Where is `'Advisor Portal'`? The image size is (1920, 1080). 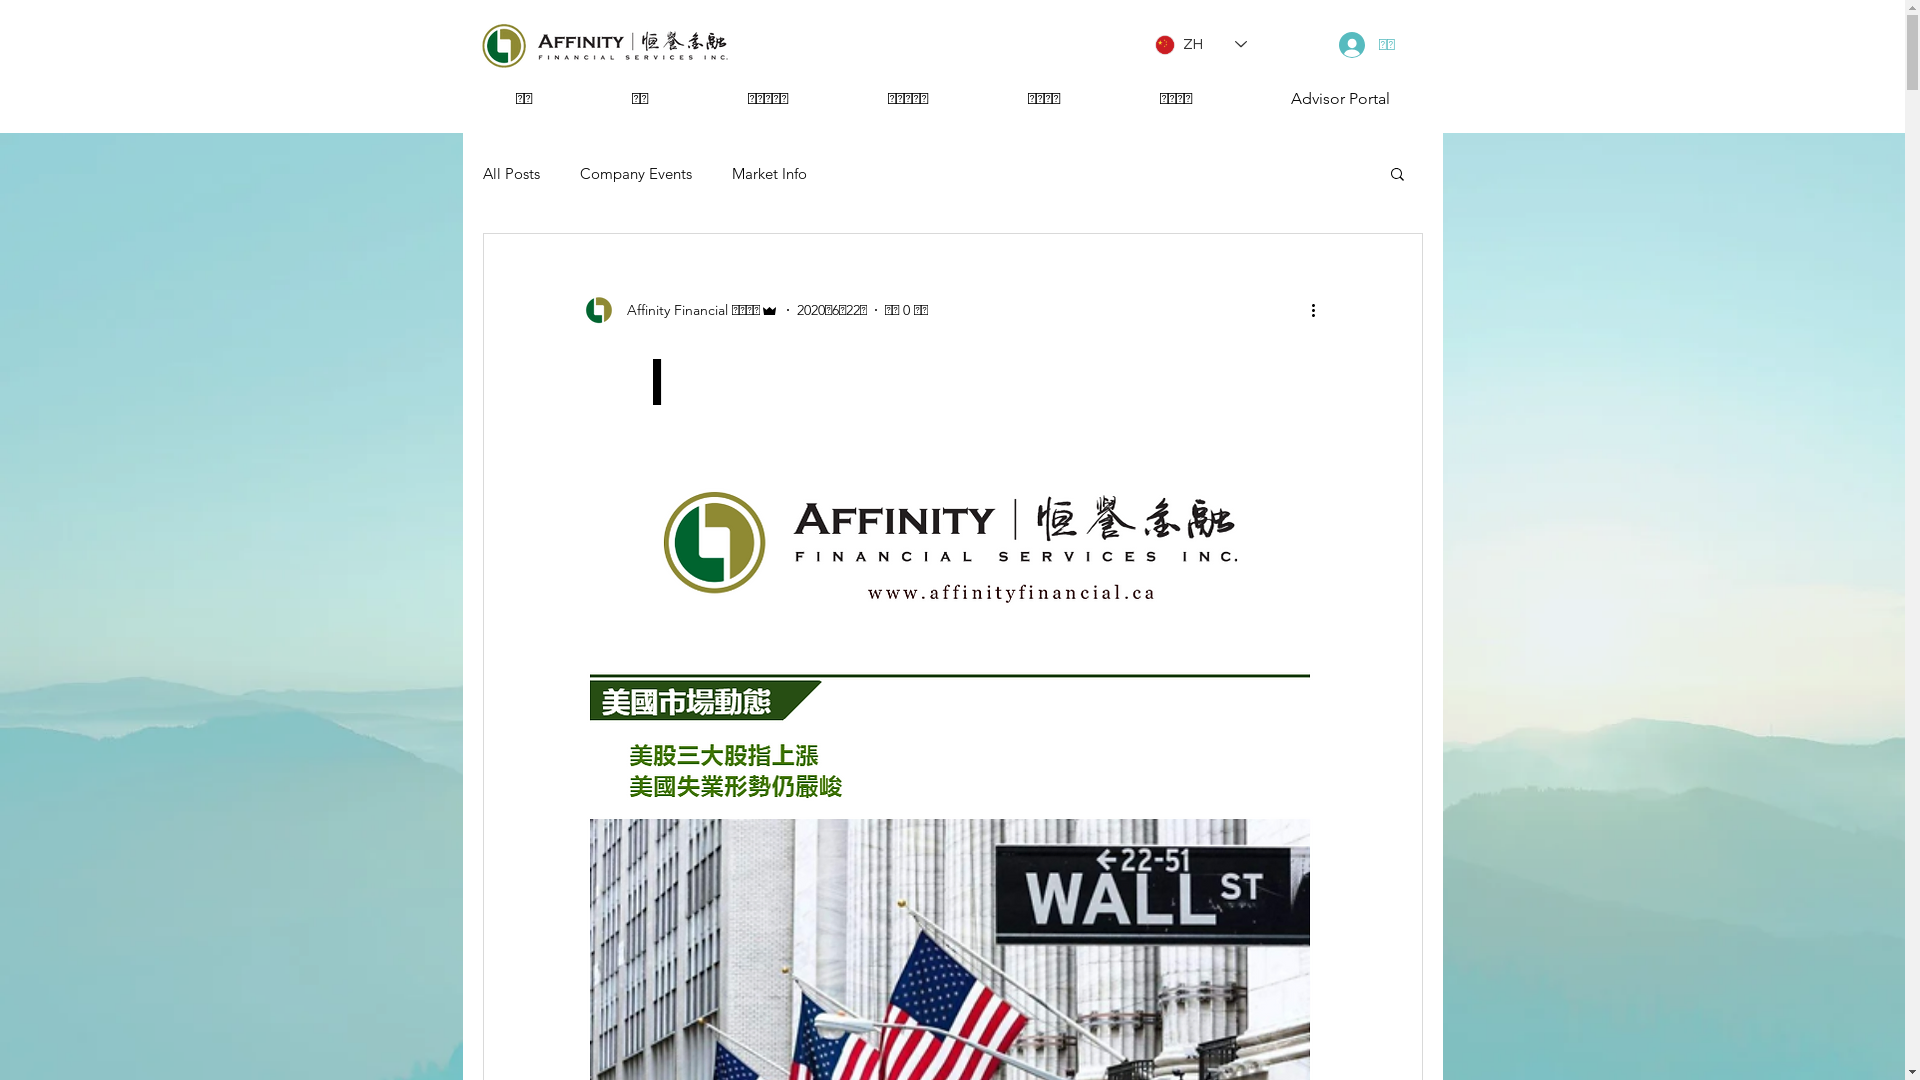 'Advisor Portal' is located at coordinates (1340, 98).